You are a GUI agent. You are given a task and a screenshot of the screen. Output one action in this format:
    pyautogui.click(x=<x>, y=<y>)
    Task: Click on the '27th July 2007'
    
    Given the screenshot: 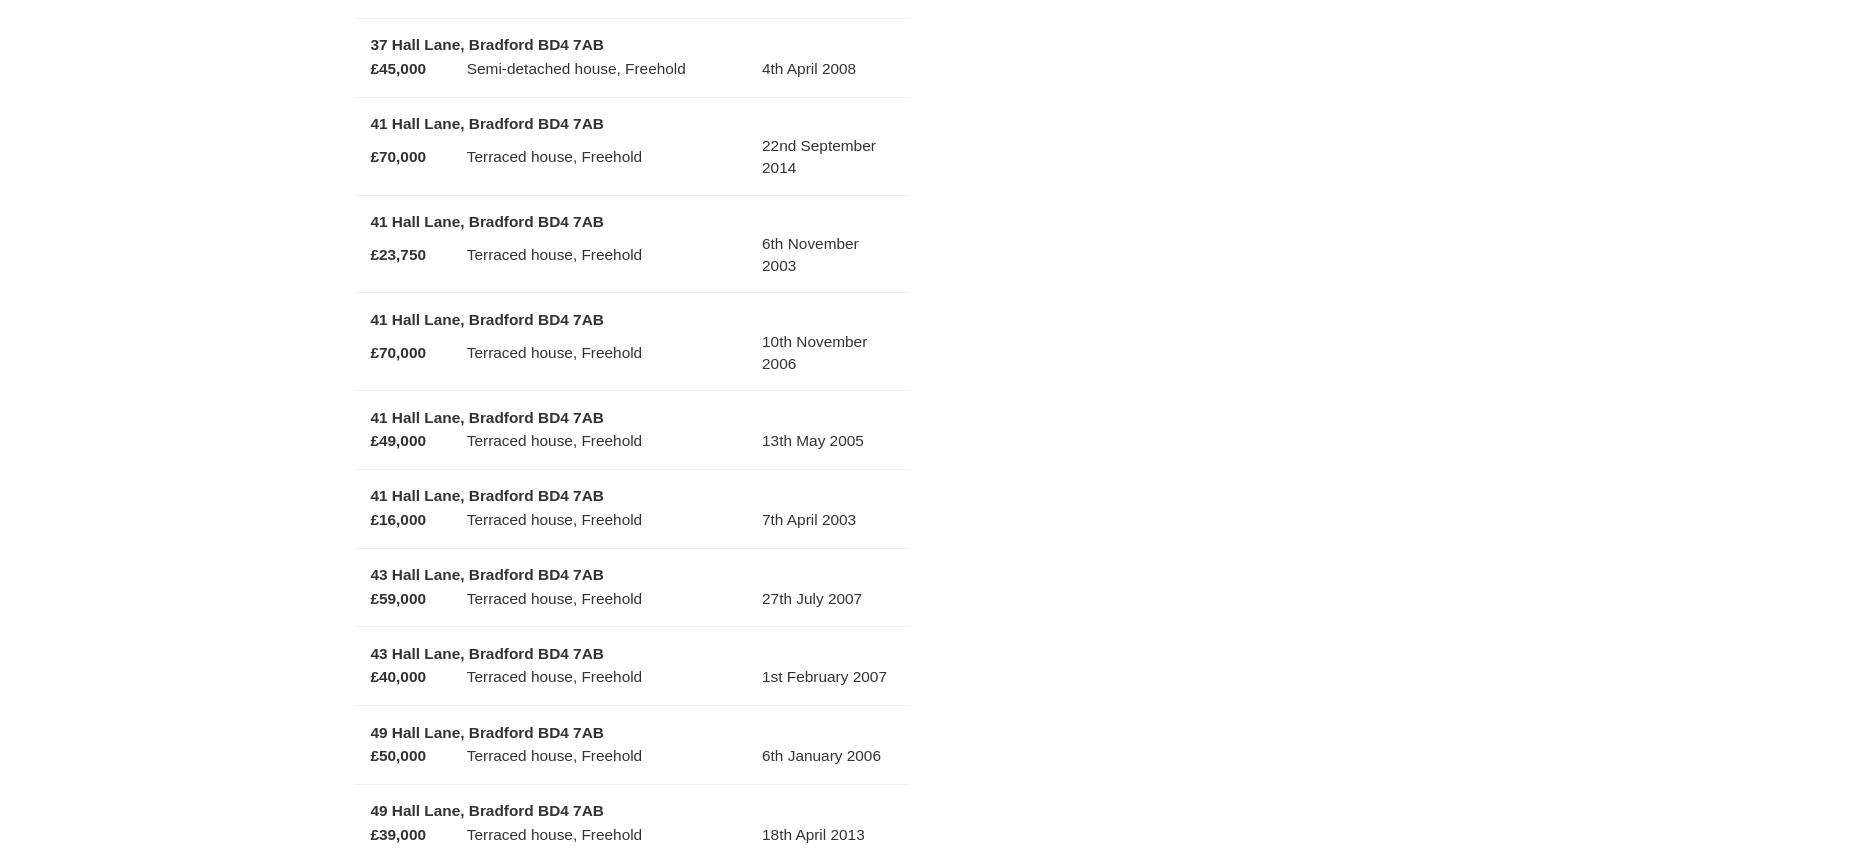 What is the action you would take?
    pyautogui.click(x=811, y=597)
    